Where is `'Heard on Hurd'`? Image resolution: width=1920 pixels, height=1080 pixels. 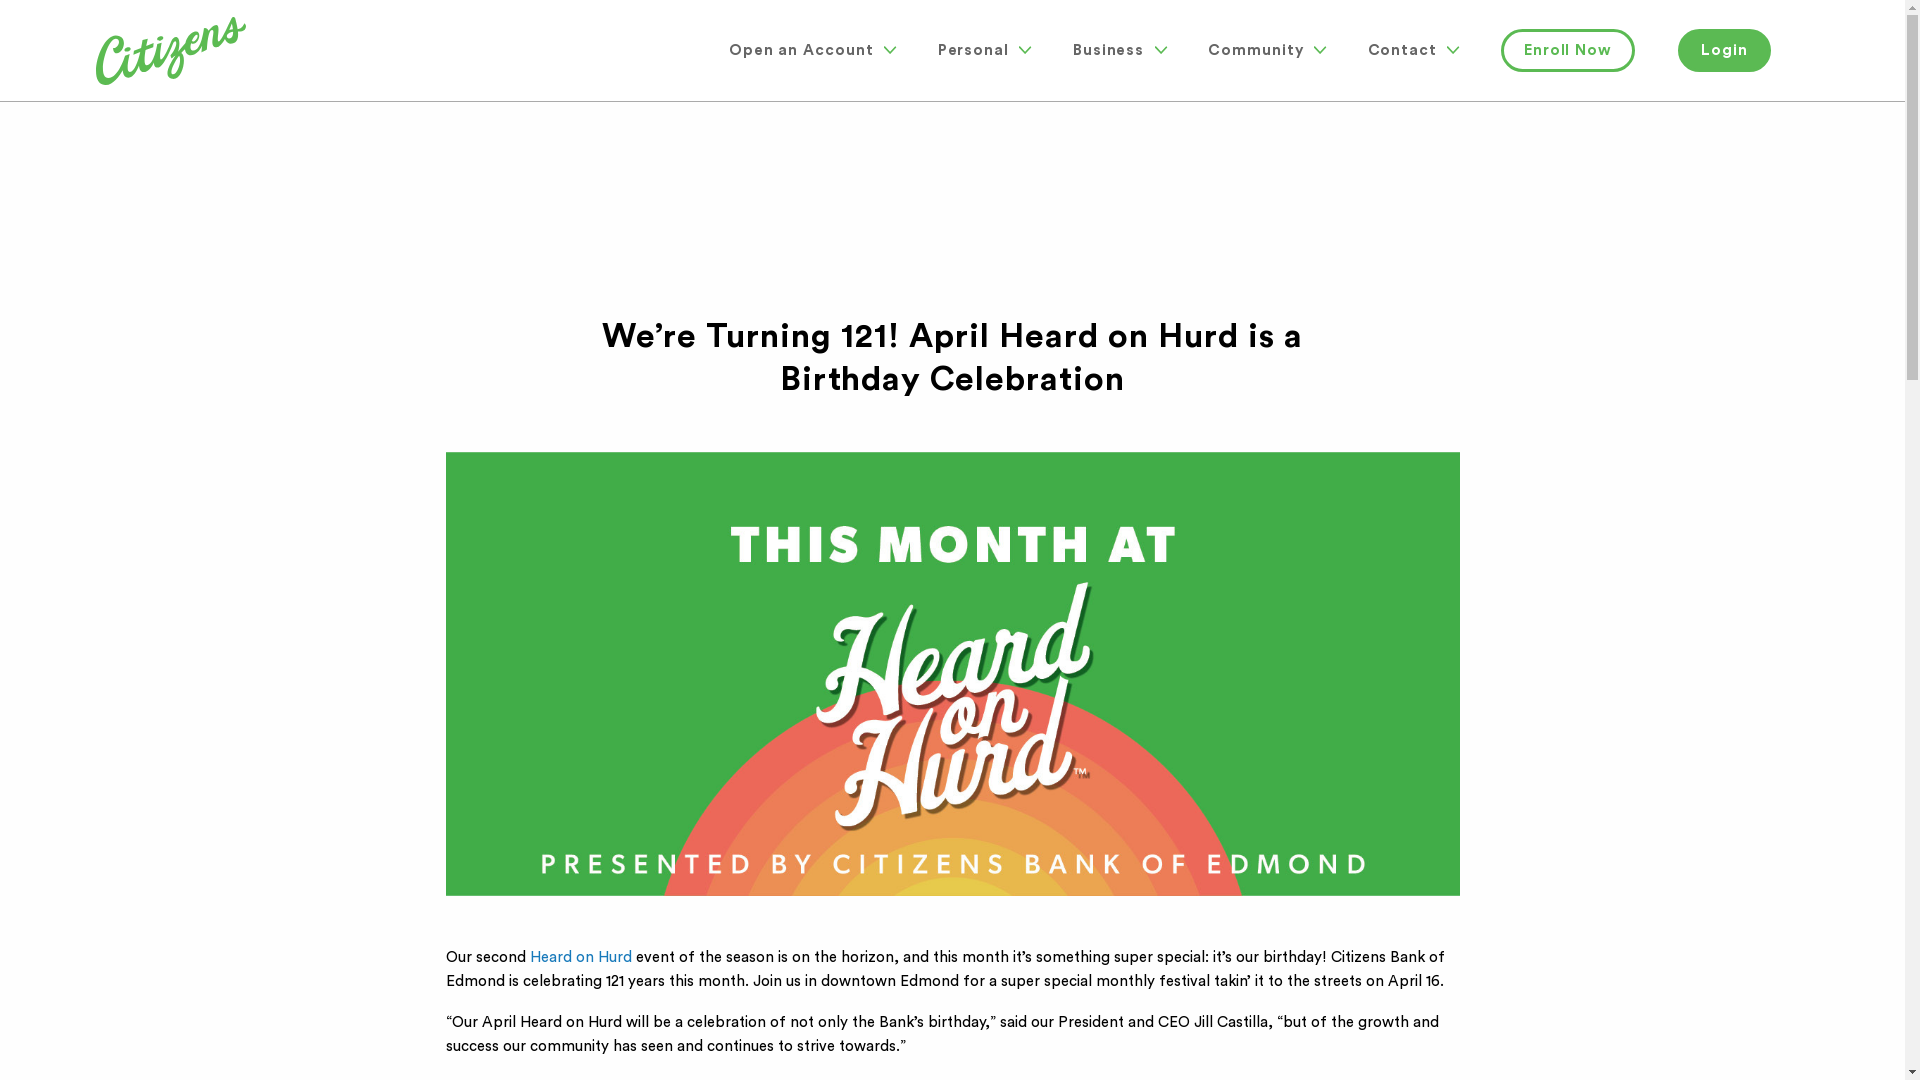 'Heard on Hurd' is located at coordinates (579, 956).